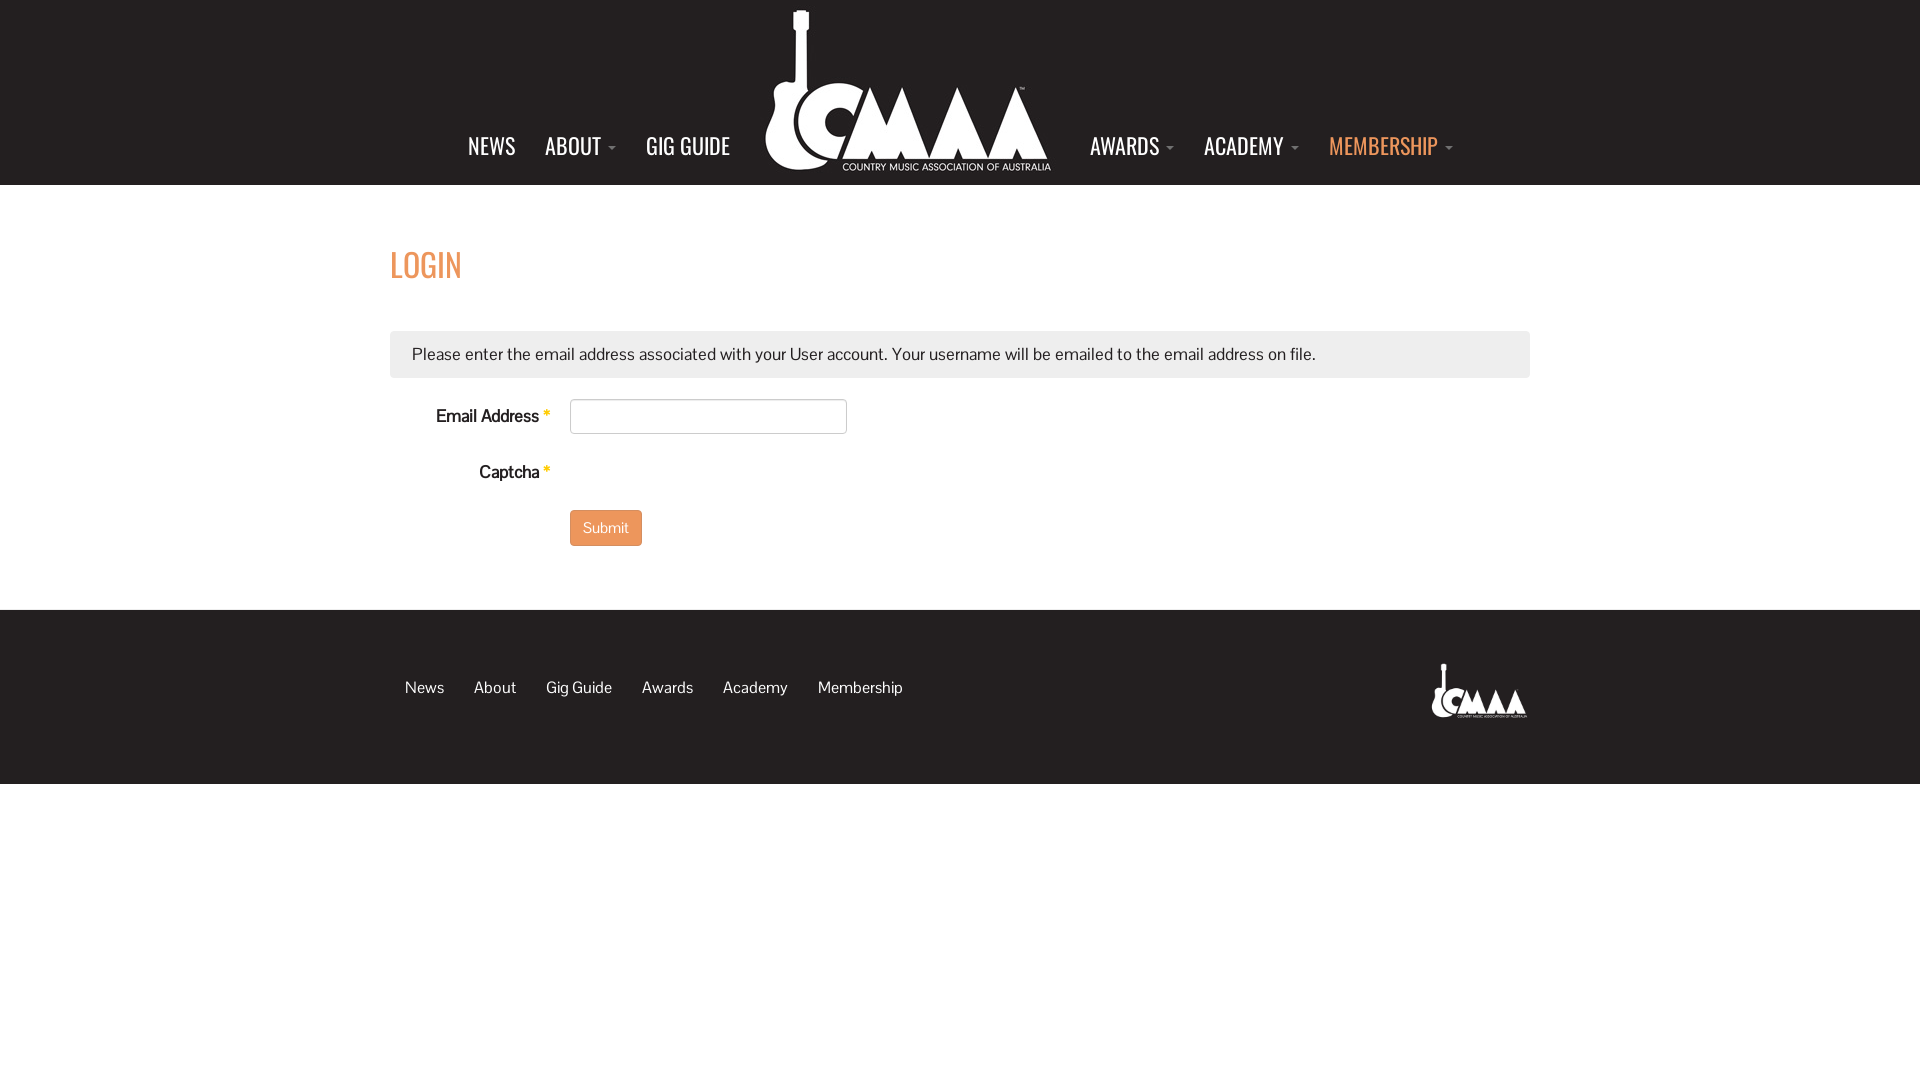  I want to click on 'Submit', so click(604, 526).